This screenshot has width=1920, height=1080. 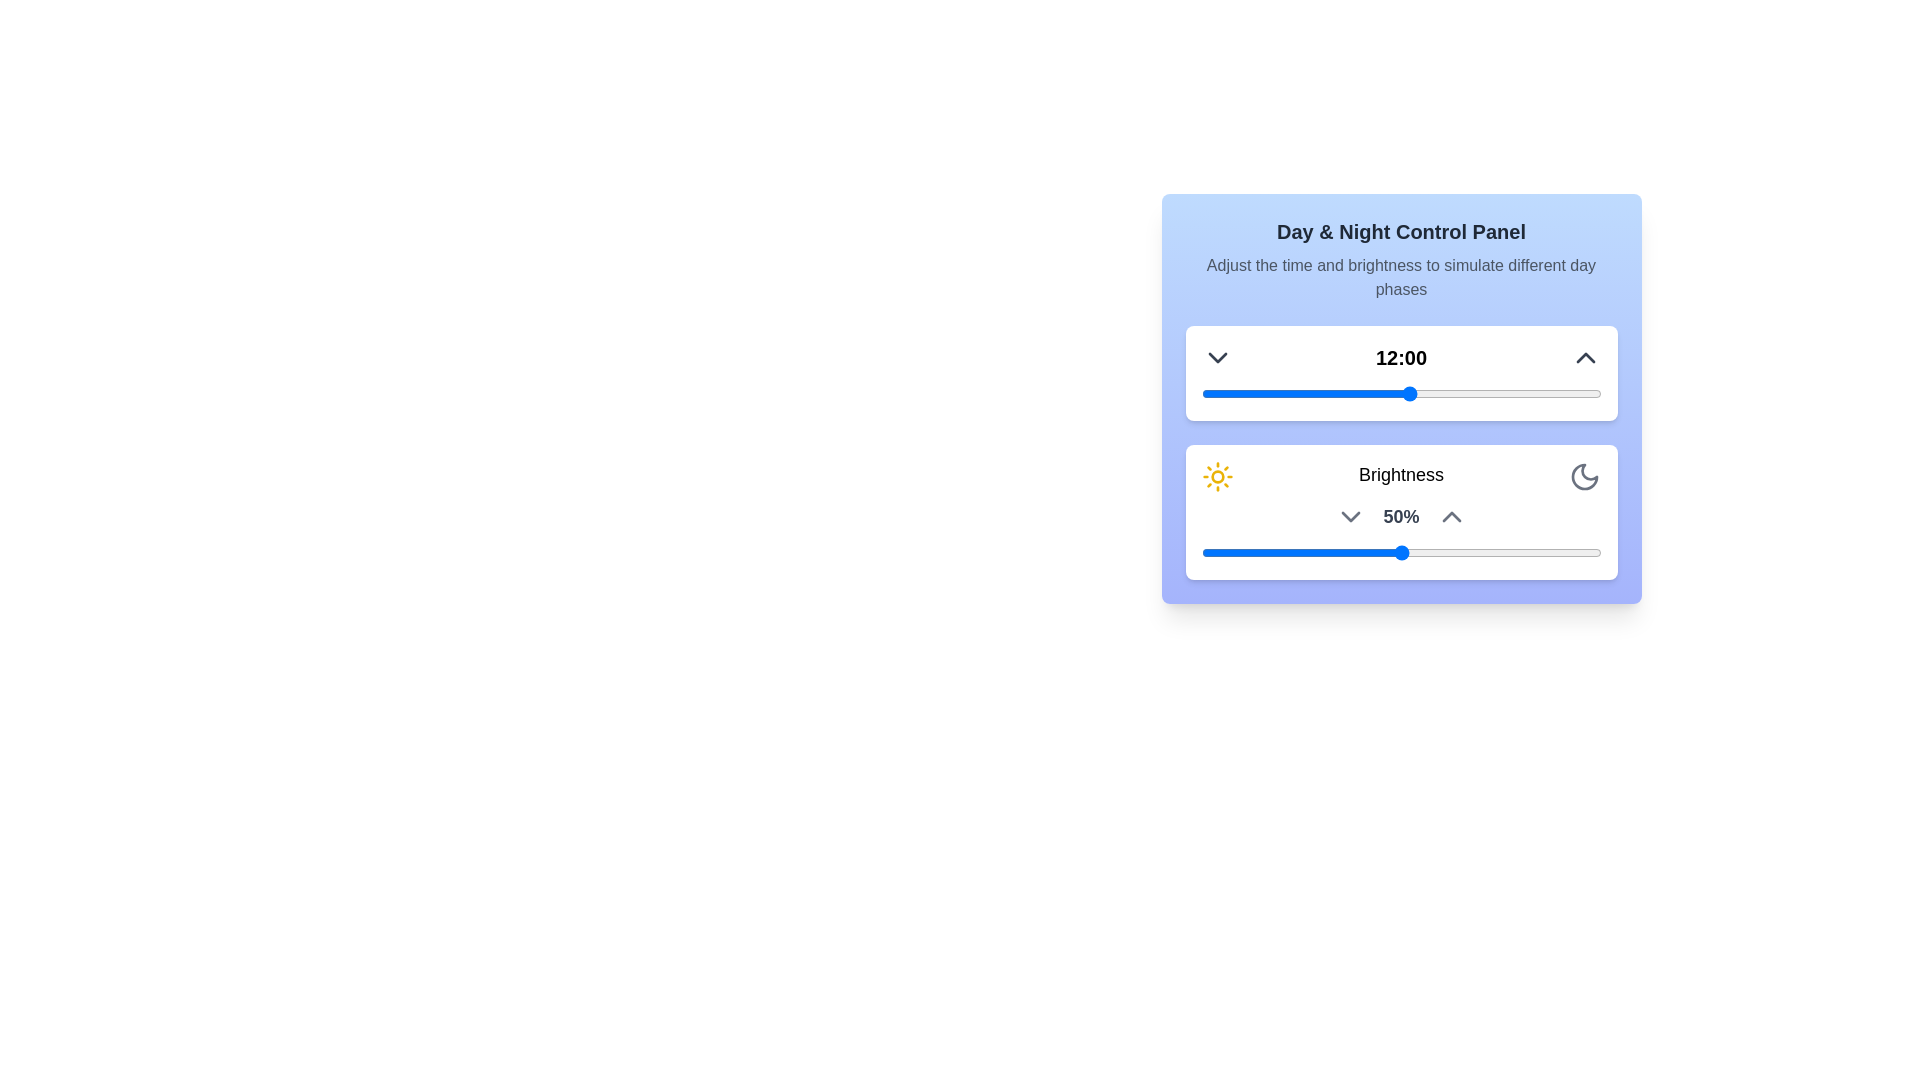 I want to click on the time, so click(x=1444, y=393).